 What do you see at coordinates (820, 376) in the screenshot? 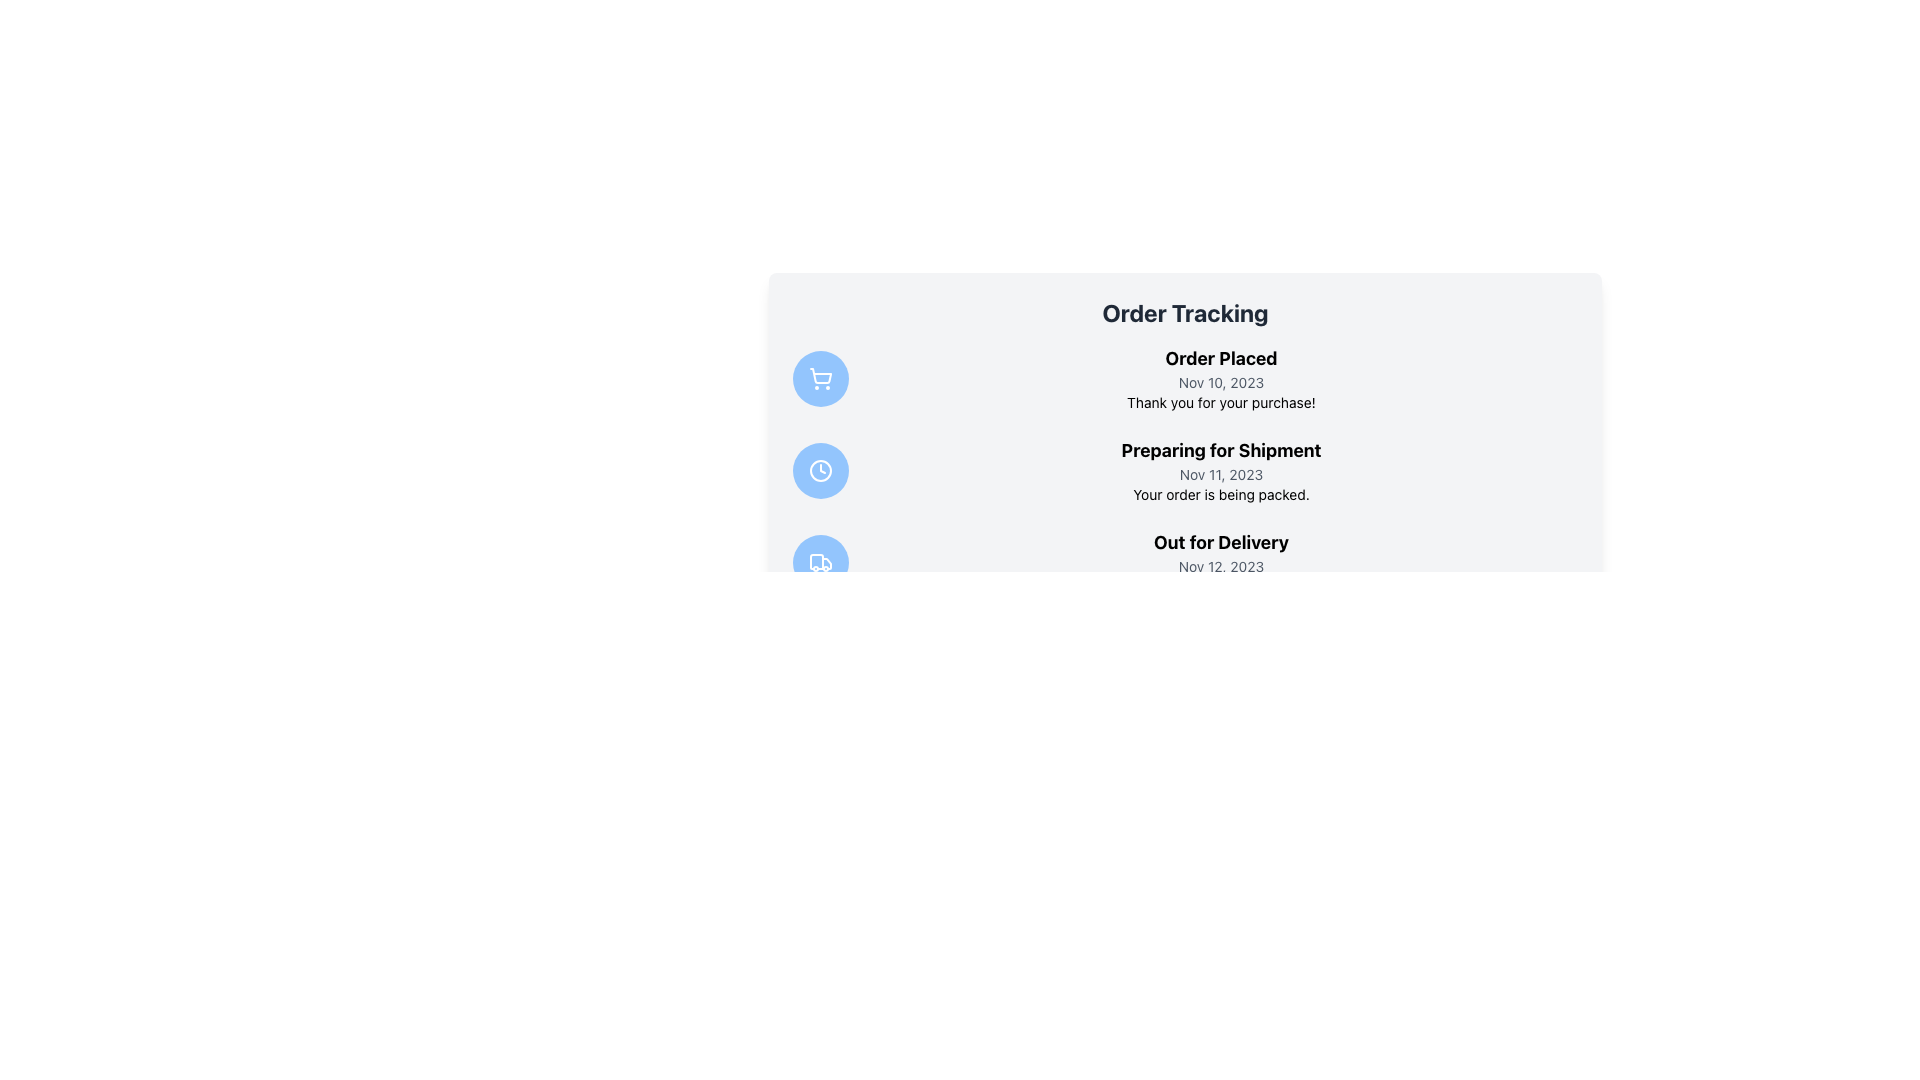
I see `the stylized shopping cart icon located at the top of the vertical list of icons on the left side of the interface, which is depicted in line art against a blue circular background` at bounding box center [820, 376].